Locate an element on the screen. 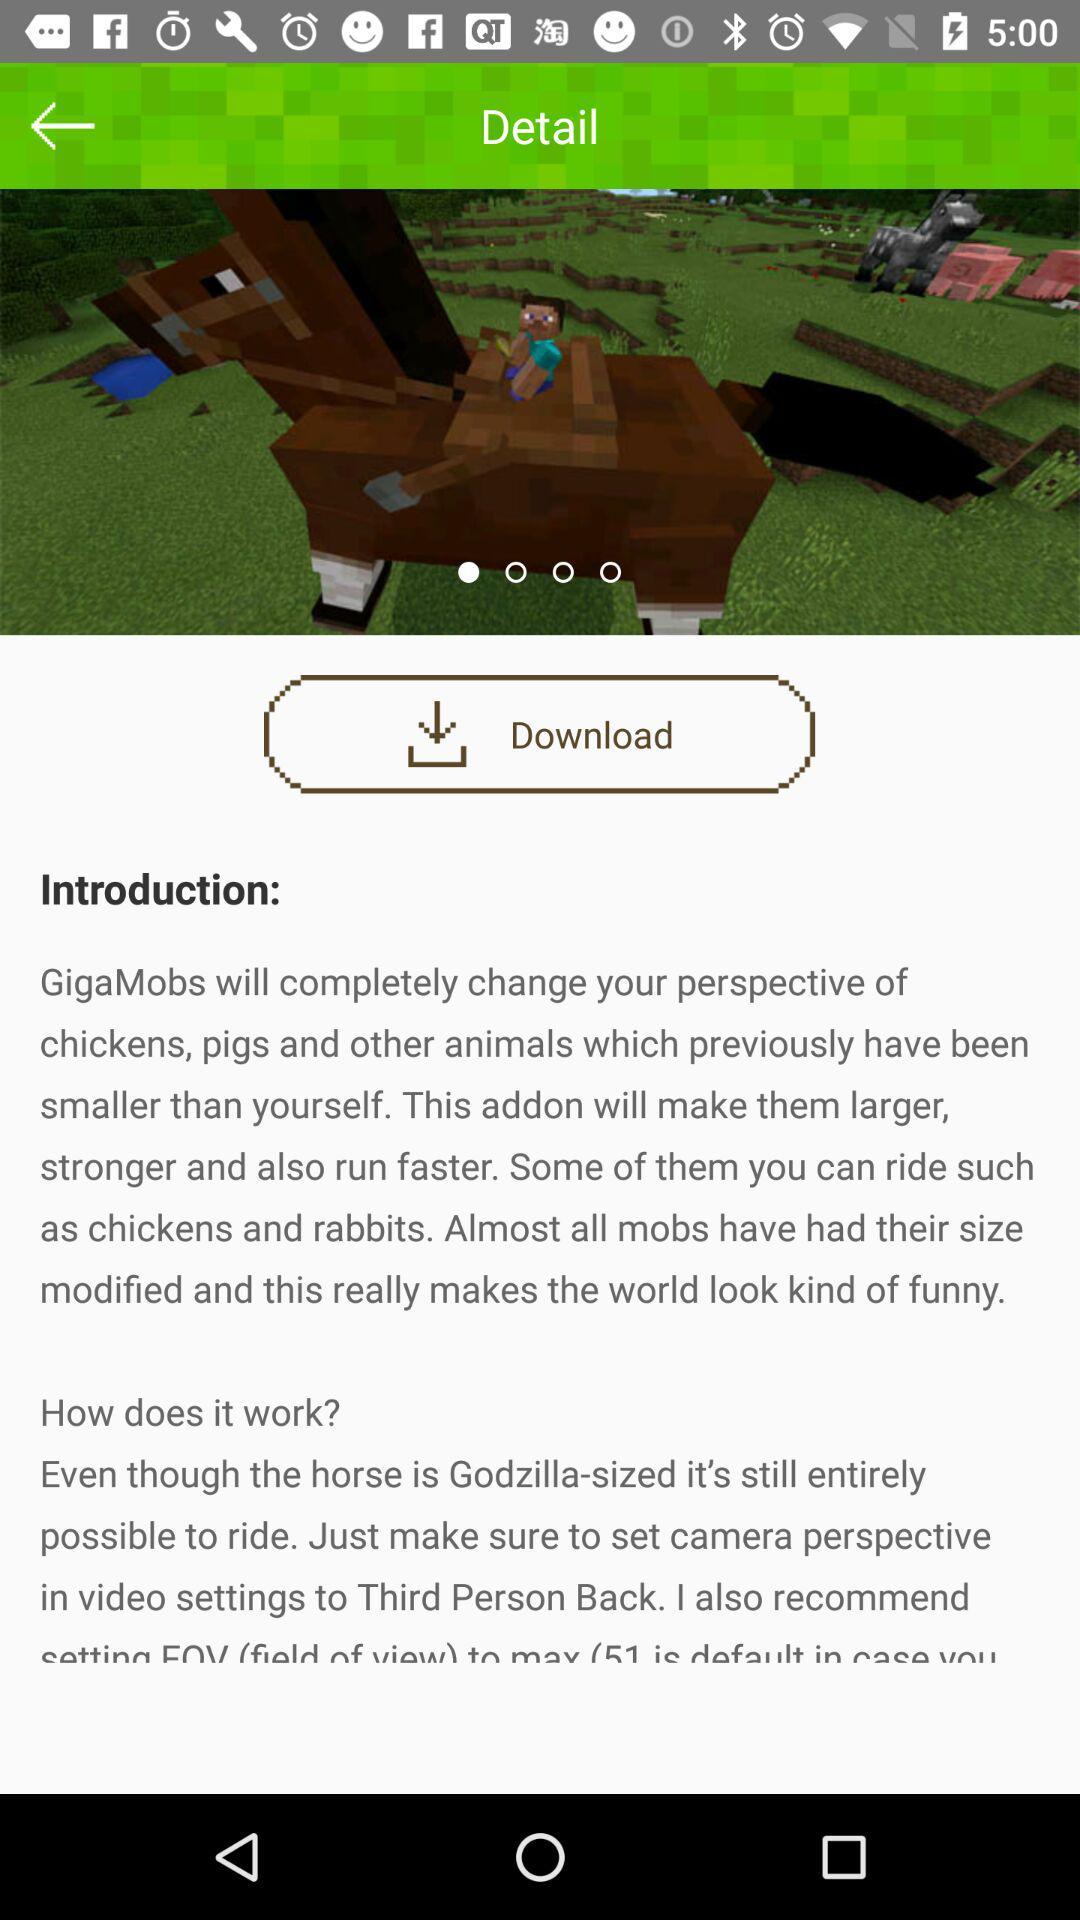 The height and width of the screenshot is (1920, 1080). go back is located at coordinates (61, 124).